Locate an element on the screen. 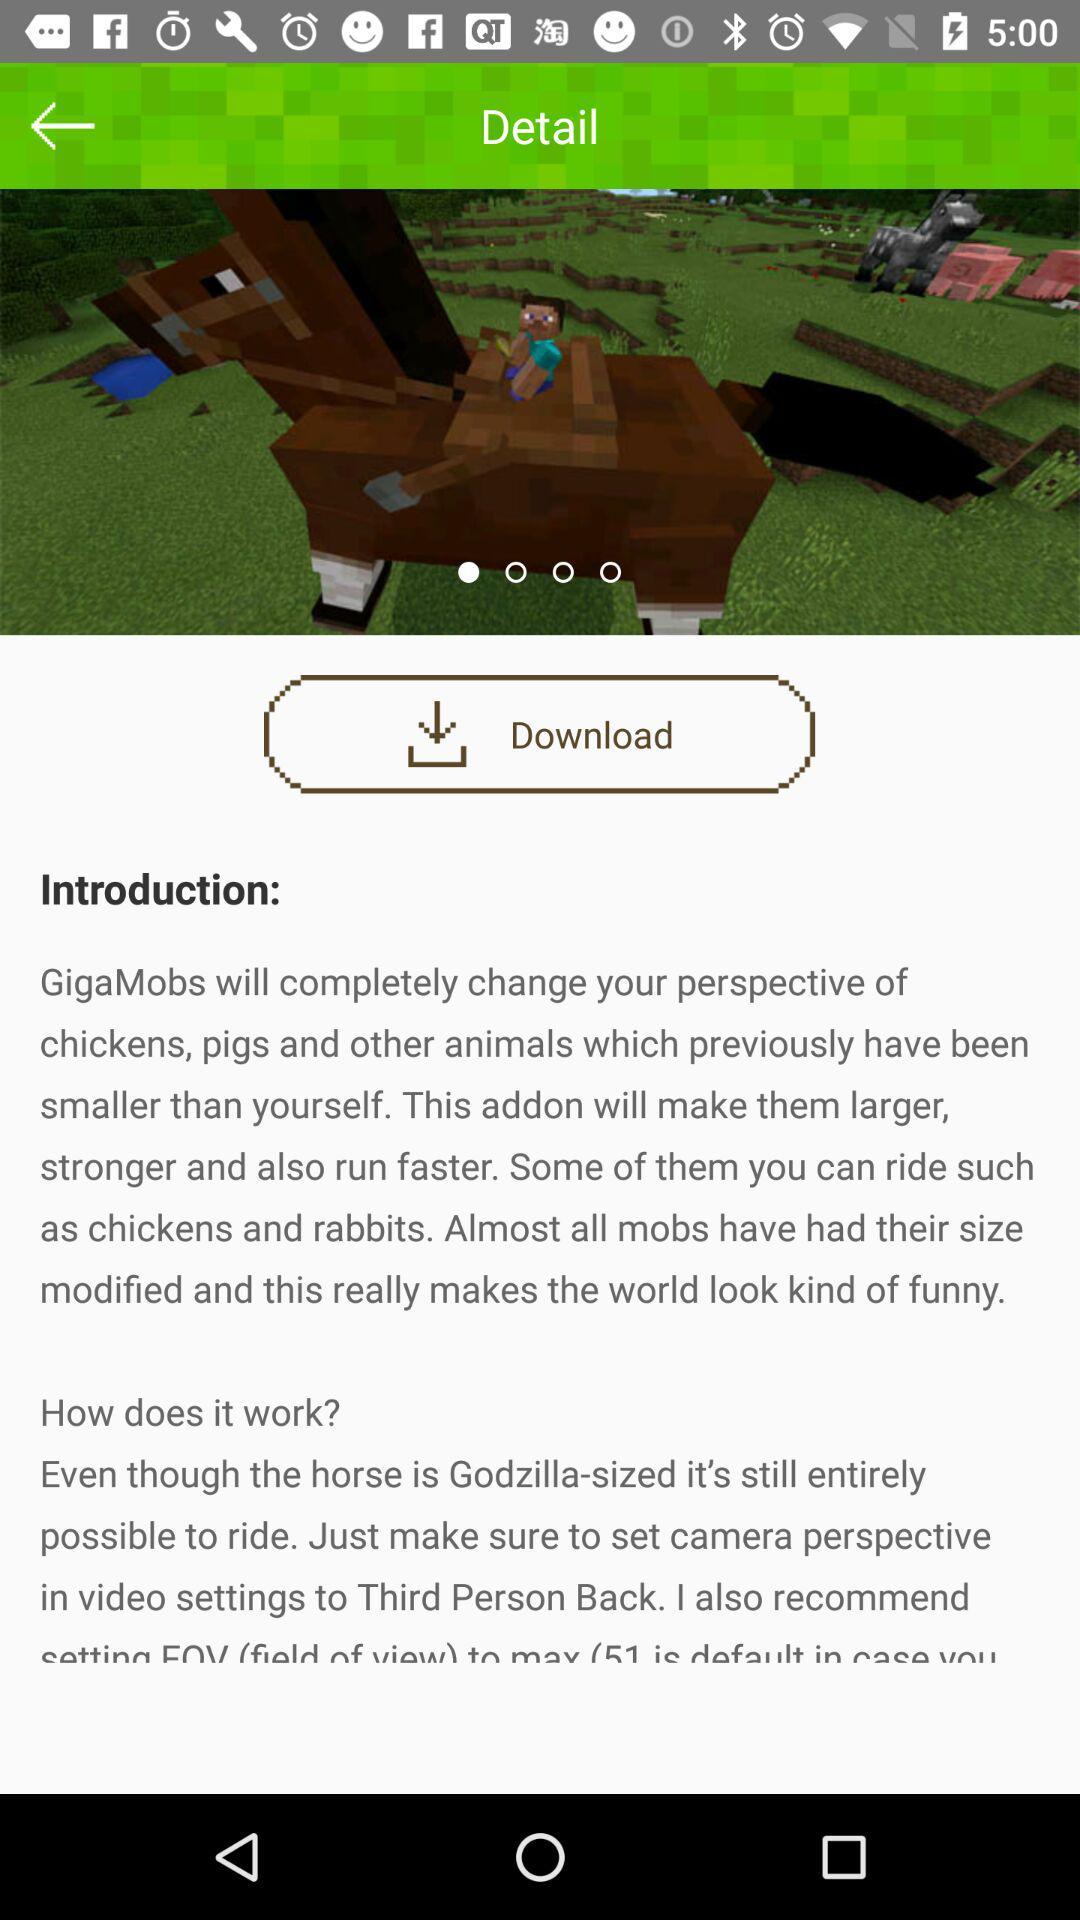 The height and width of the screenshot is (1920, 1080). go back is located at coordinates (61, 124).